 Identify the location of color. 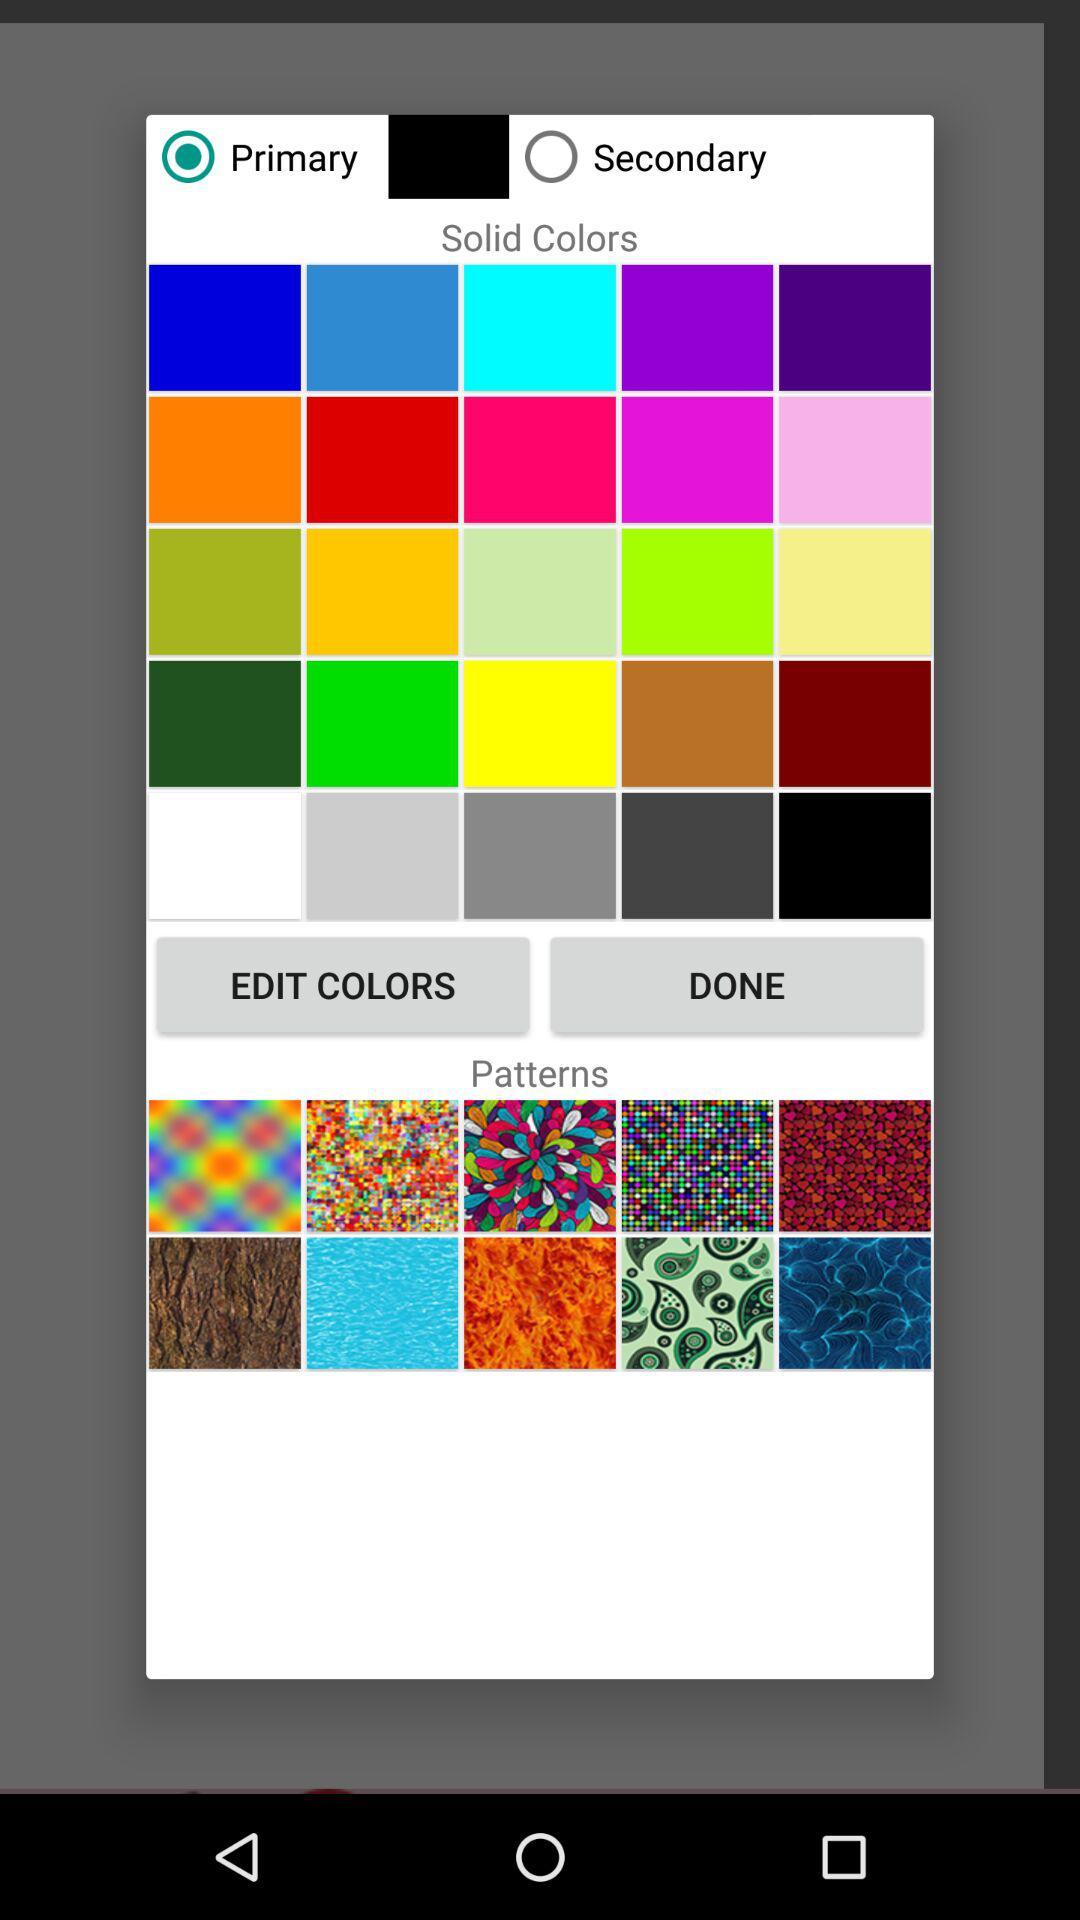
(224, 722).